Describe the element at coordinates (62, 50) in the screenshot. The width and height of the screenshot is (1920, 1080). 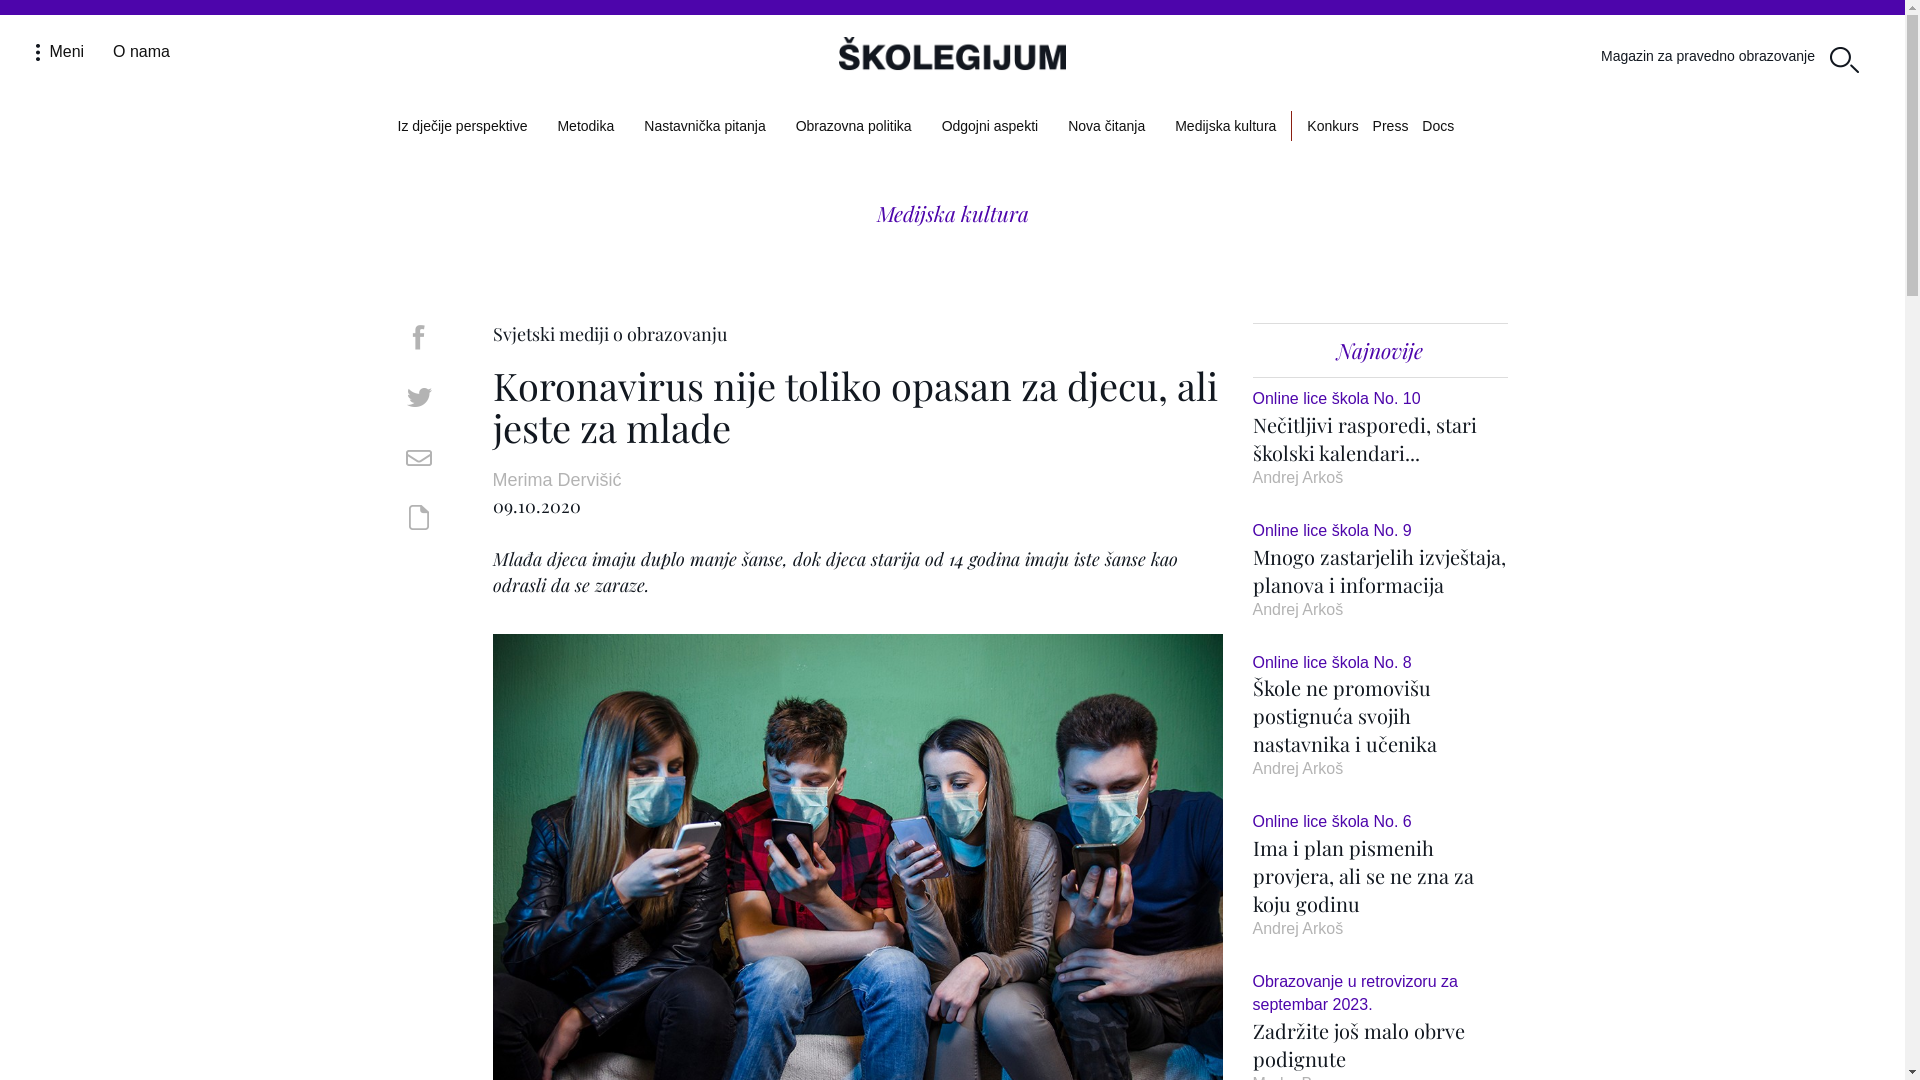
I see `'Meni '` at that location.